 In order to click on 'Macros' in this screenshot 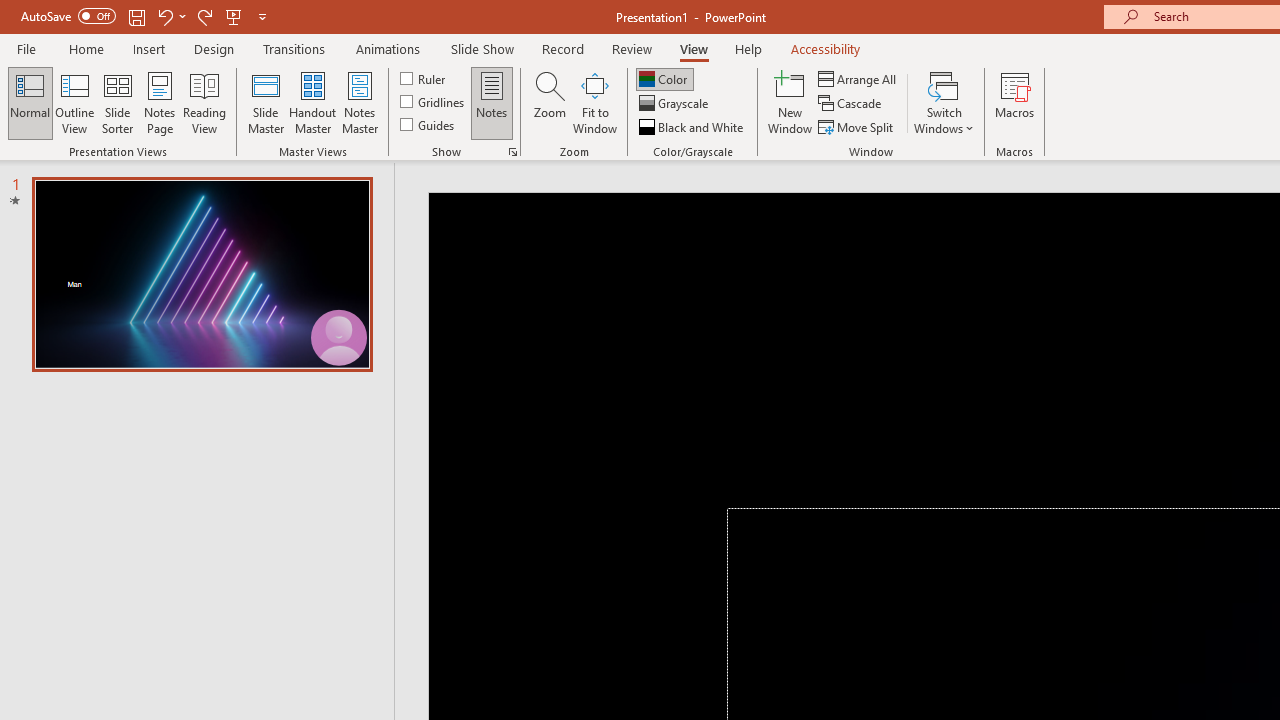, I will do `click(1015, 103)`.